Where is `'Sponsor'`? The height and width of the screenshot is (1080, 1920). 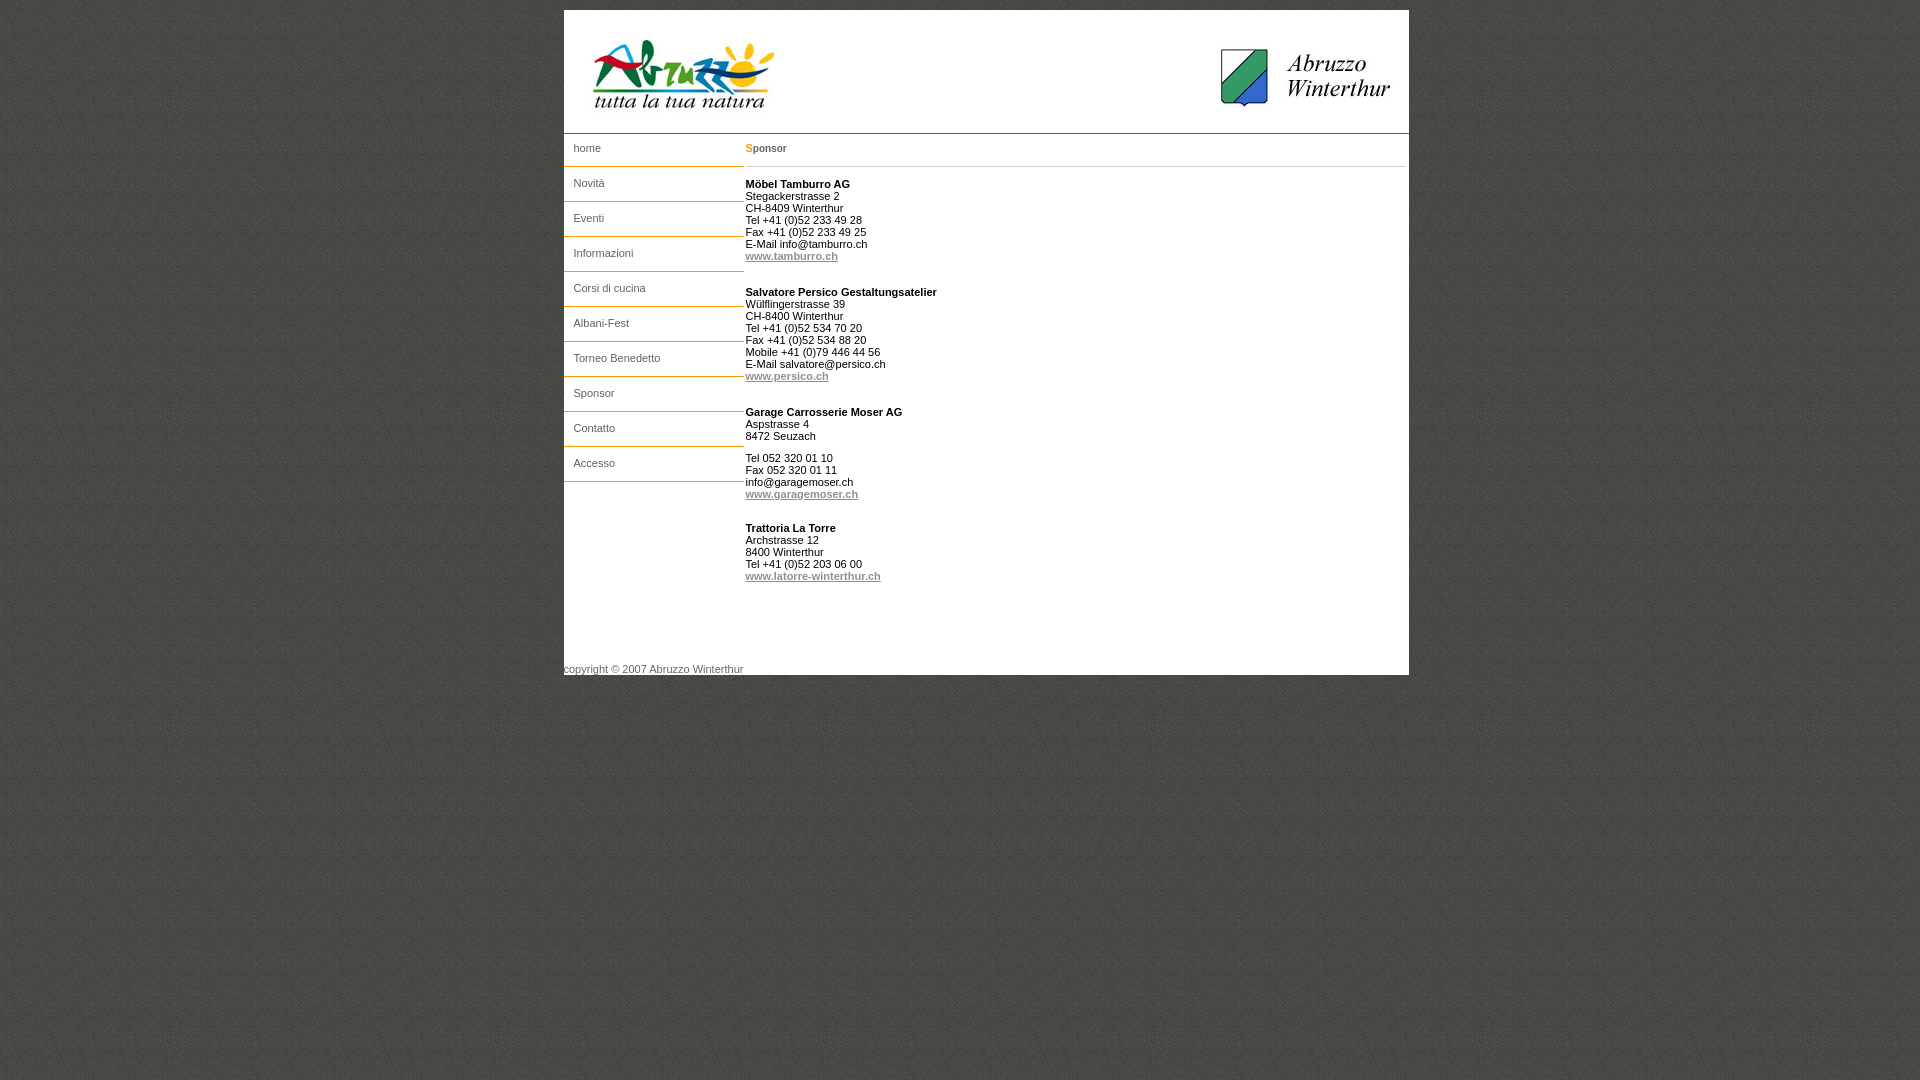
'Sponsor' is located at coordinates (653, 395).